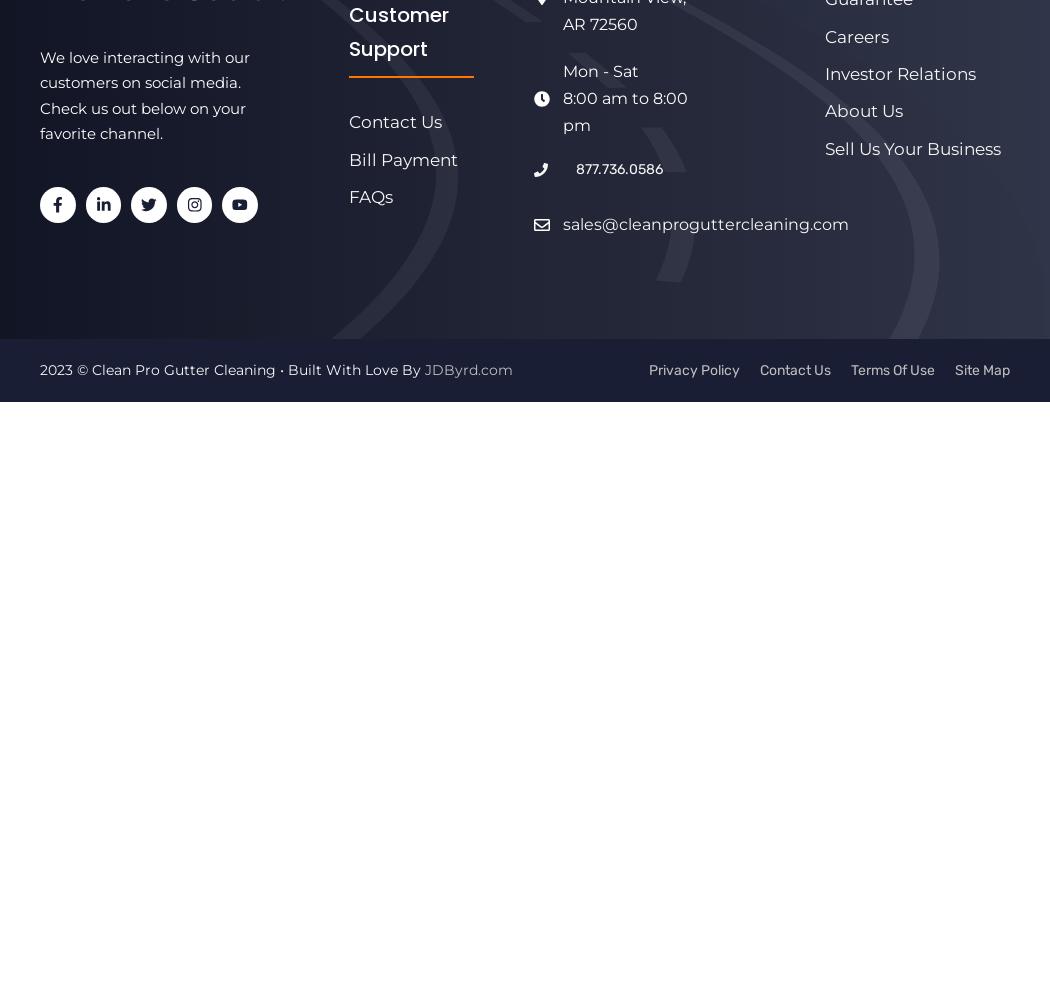  Describe the element at coordinates (851, 368) in the screenshot. I see `'Terms Of Use'` at that location.